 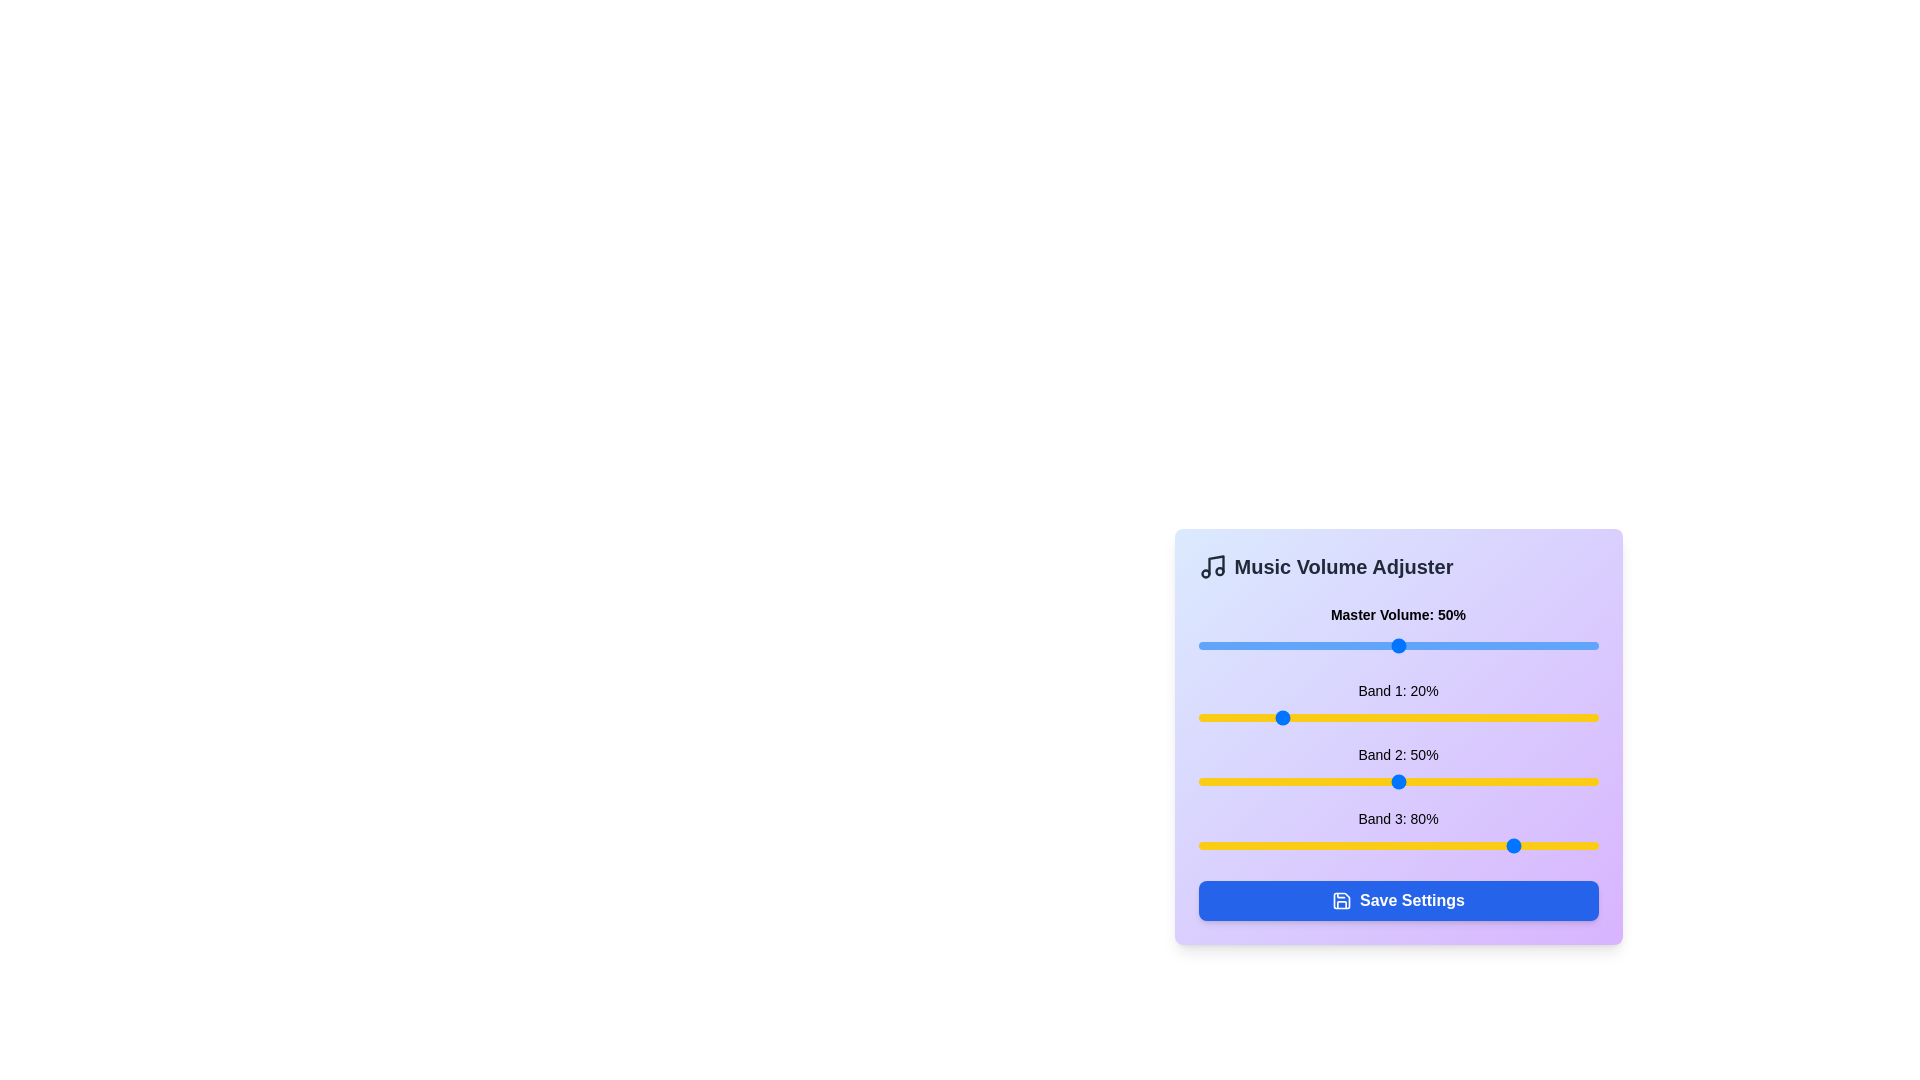 What do you see at coordinates (1350, 716) in the screenshot?
I see `Band 1` at bounding box center [1350, 716].